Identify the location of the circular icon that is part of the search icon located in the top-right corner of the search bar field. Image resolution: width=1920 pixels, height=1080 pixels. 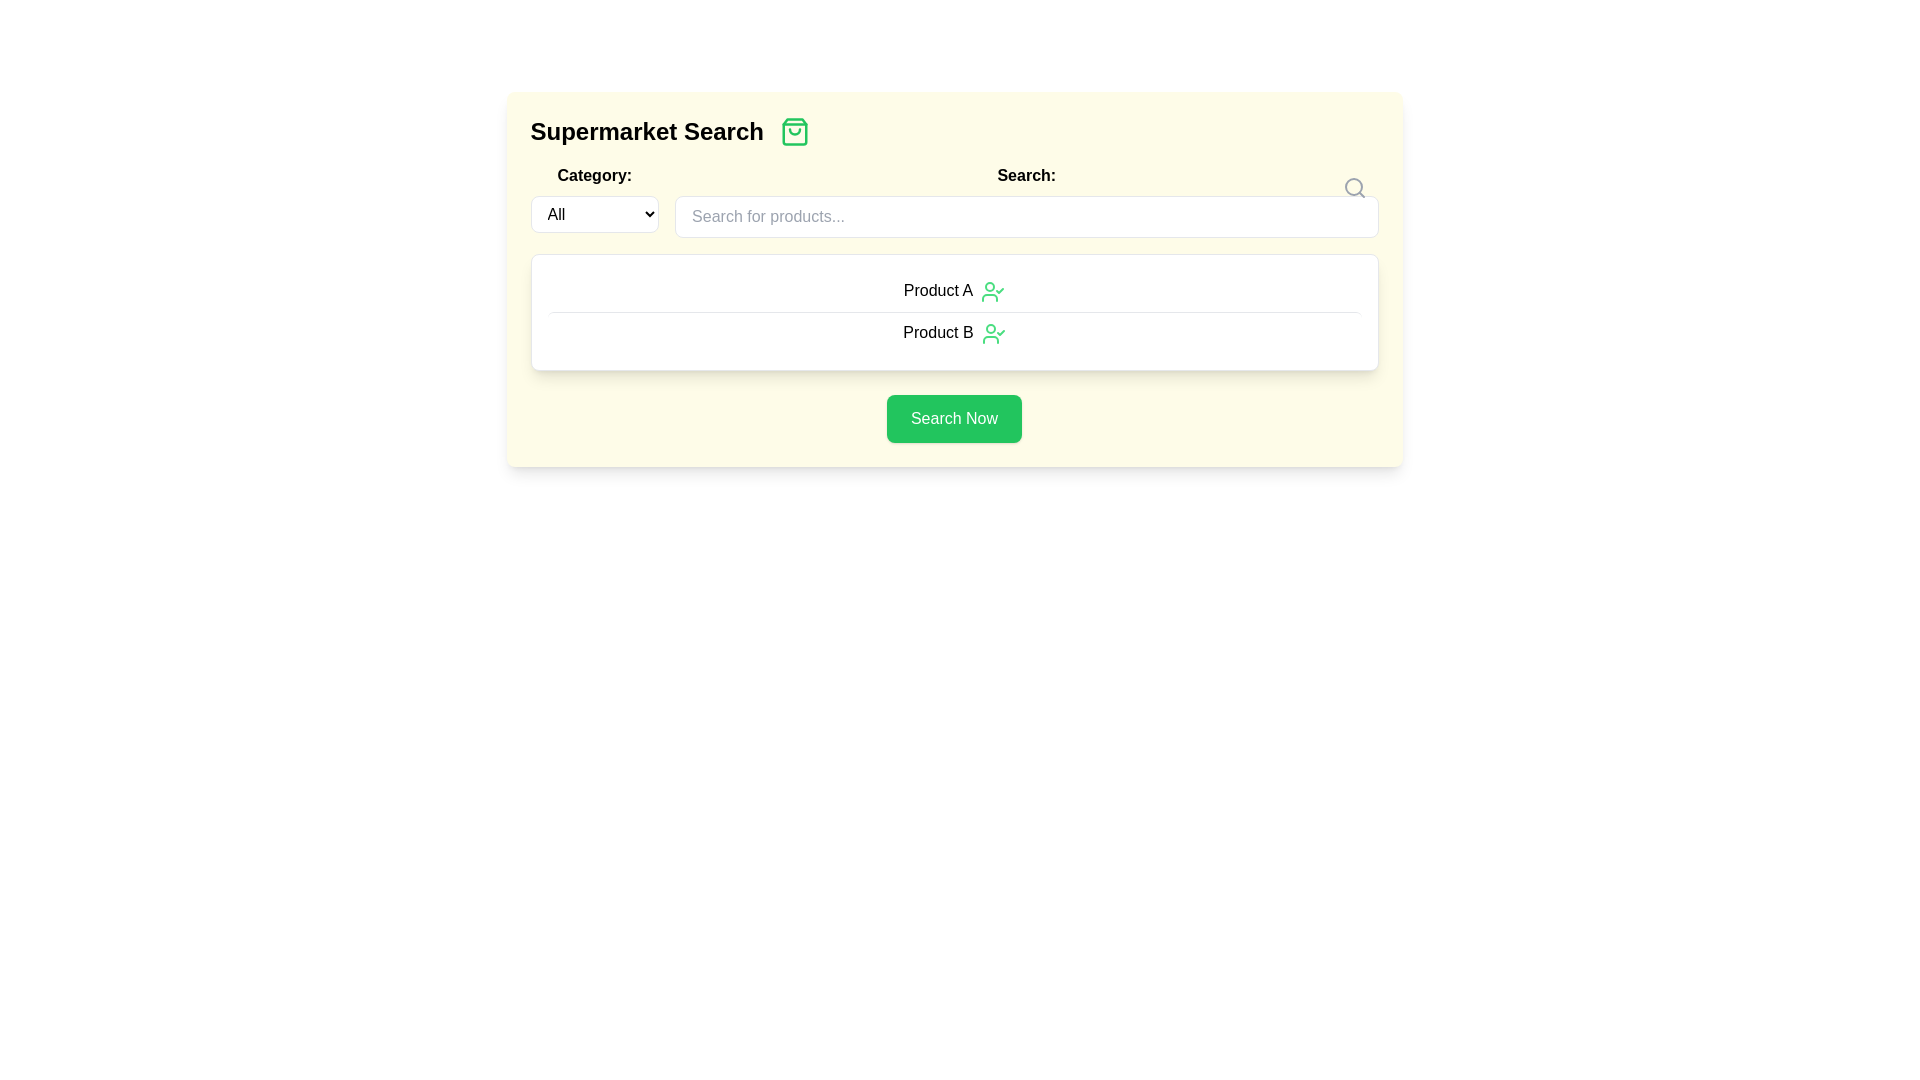
(1353, 186).